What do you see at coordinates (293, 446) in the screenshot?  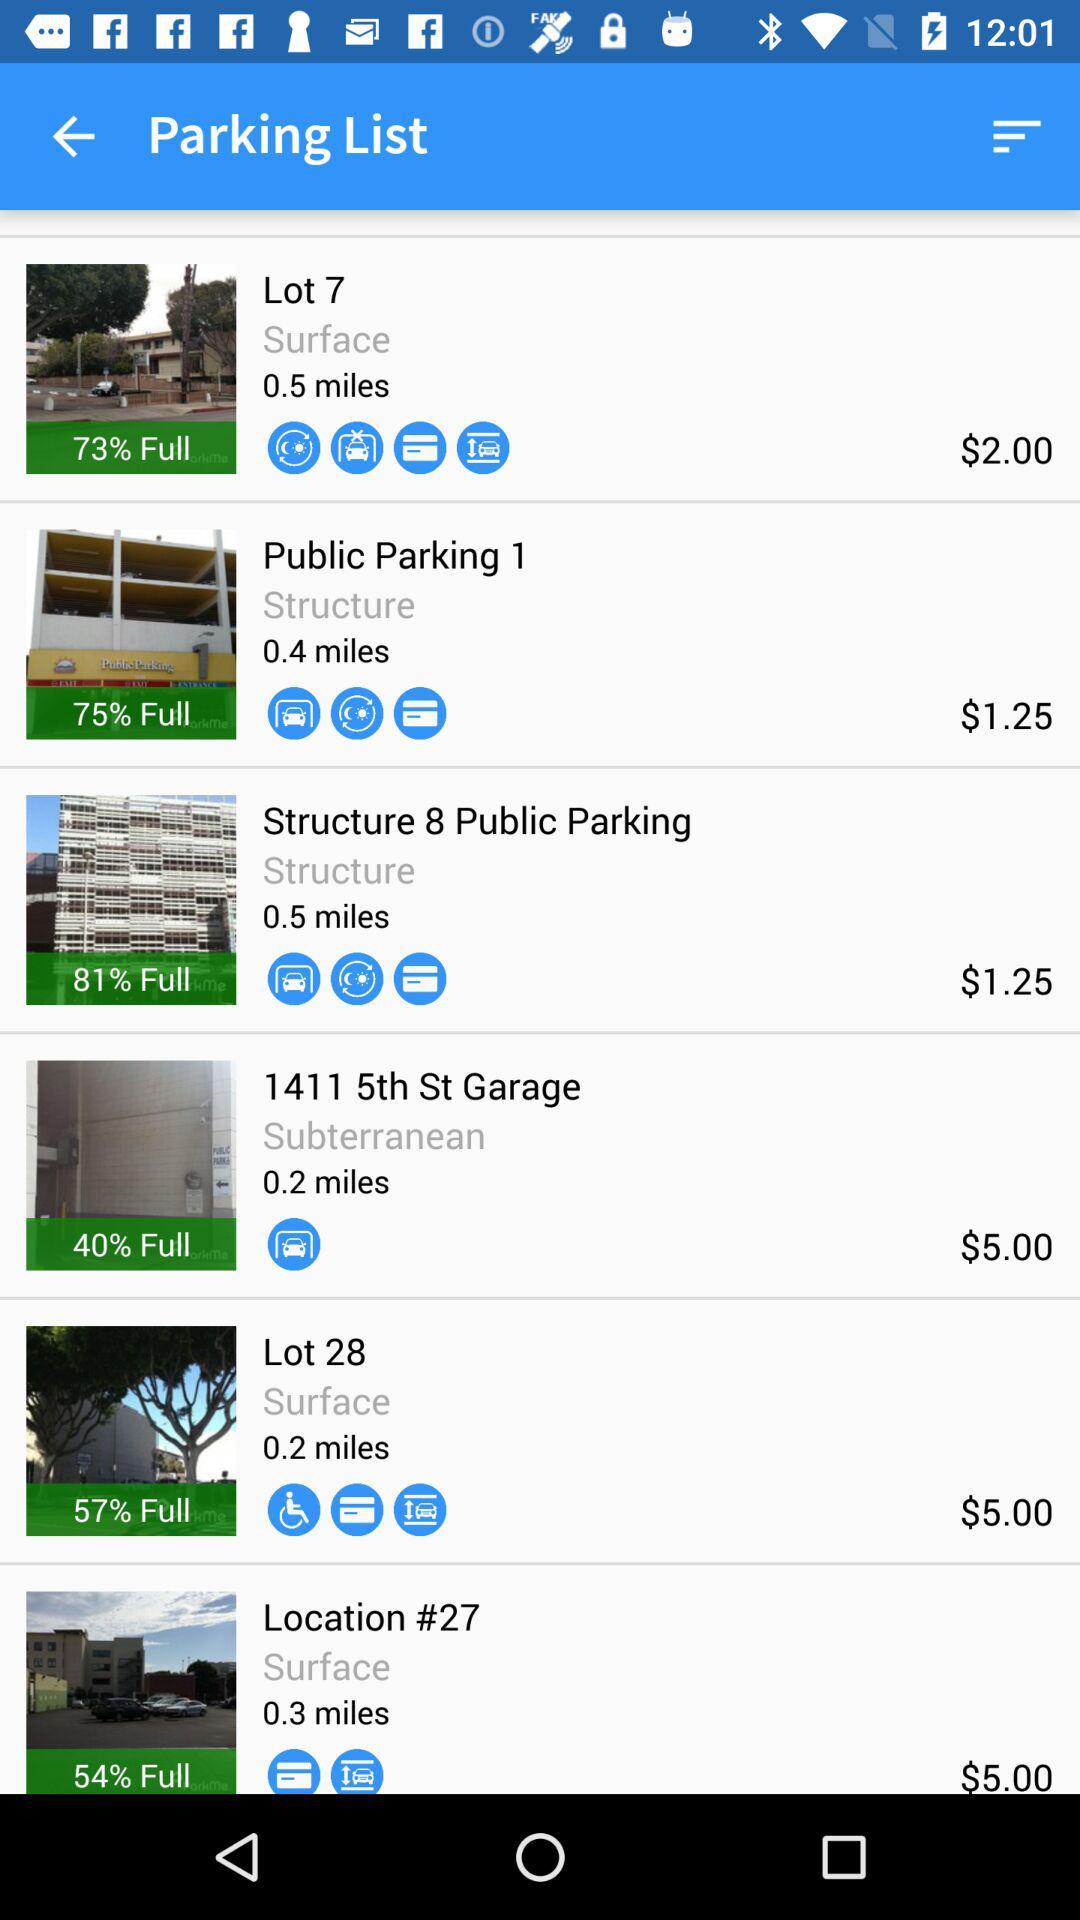 I see `item above public parking 1 icon` at bounding box center [293, 446].